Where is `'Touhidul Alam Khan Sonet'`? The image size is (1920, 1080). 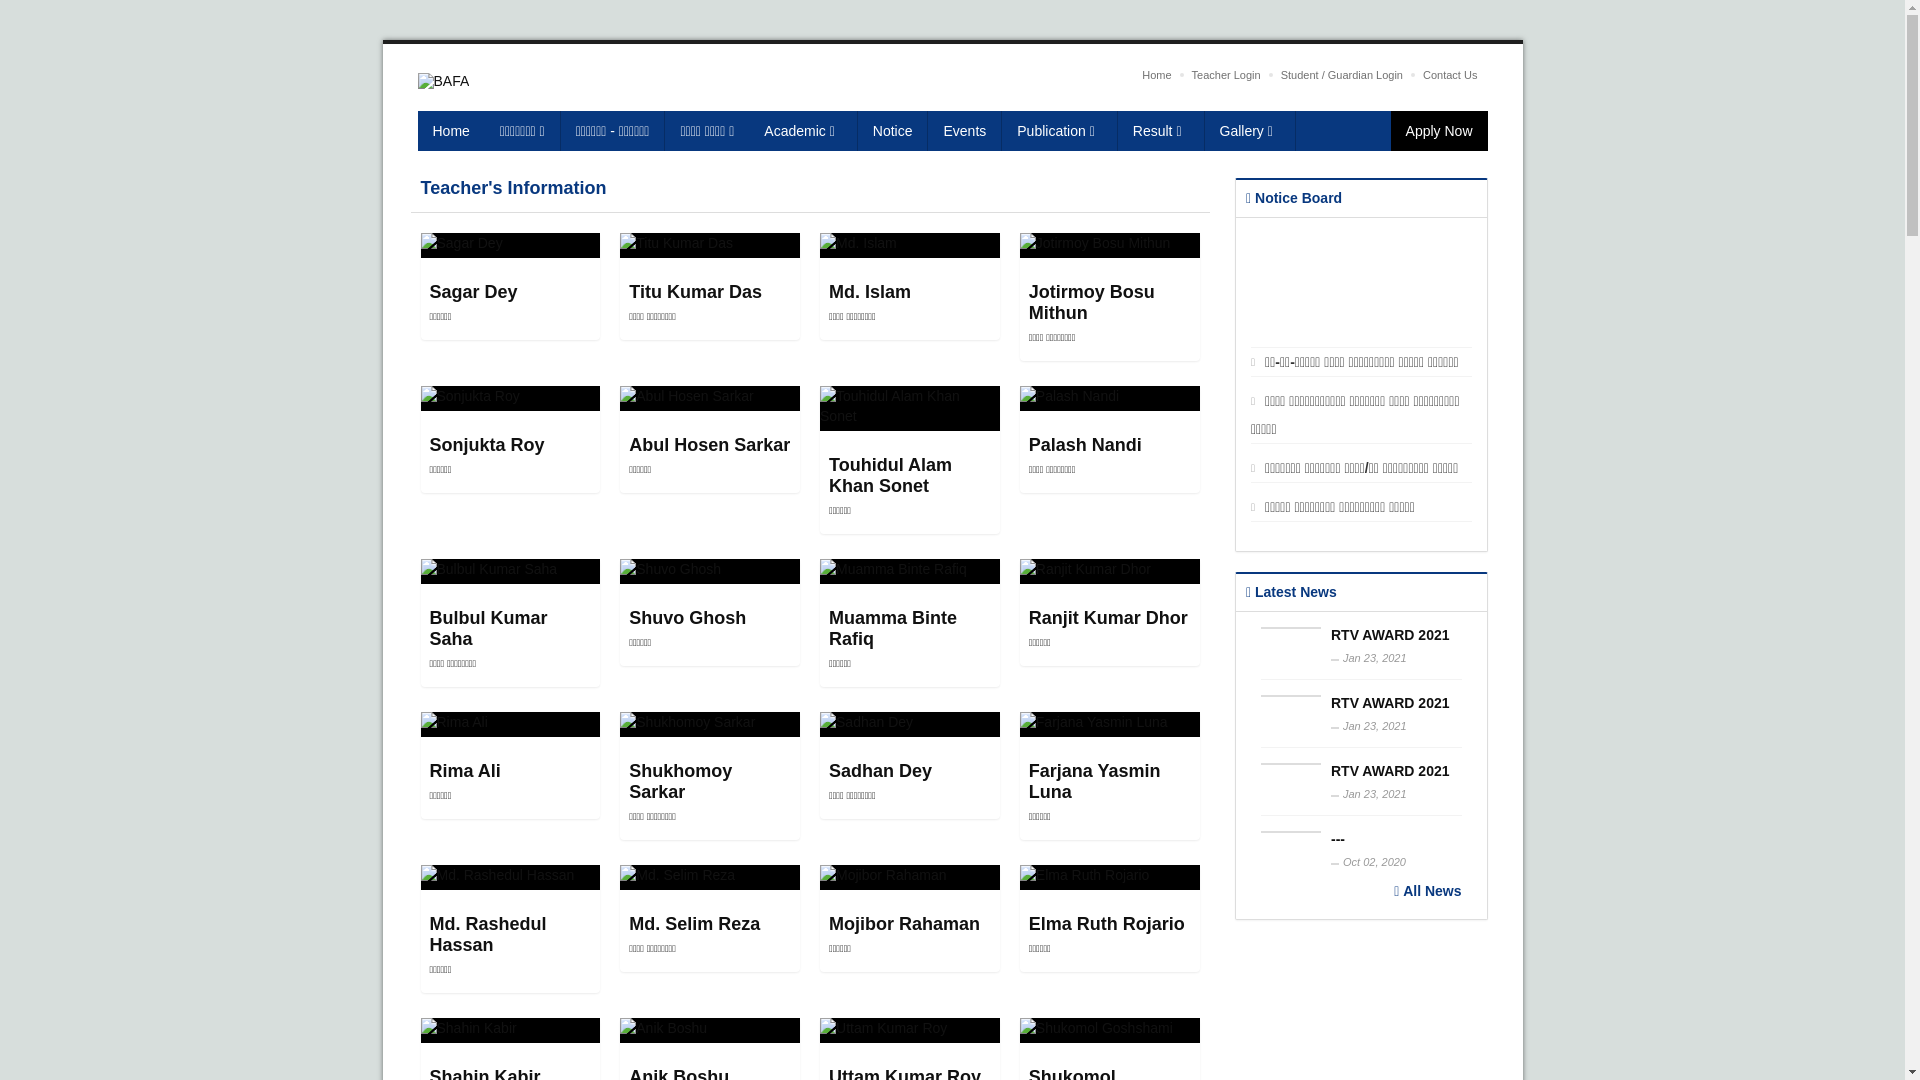
'Touhidul Alam Khan Sonet' is located at coordinates (889, 475).